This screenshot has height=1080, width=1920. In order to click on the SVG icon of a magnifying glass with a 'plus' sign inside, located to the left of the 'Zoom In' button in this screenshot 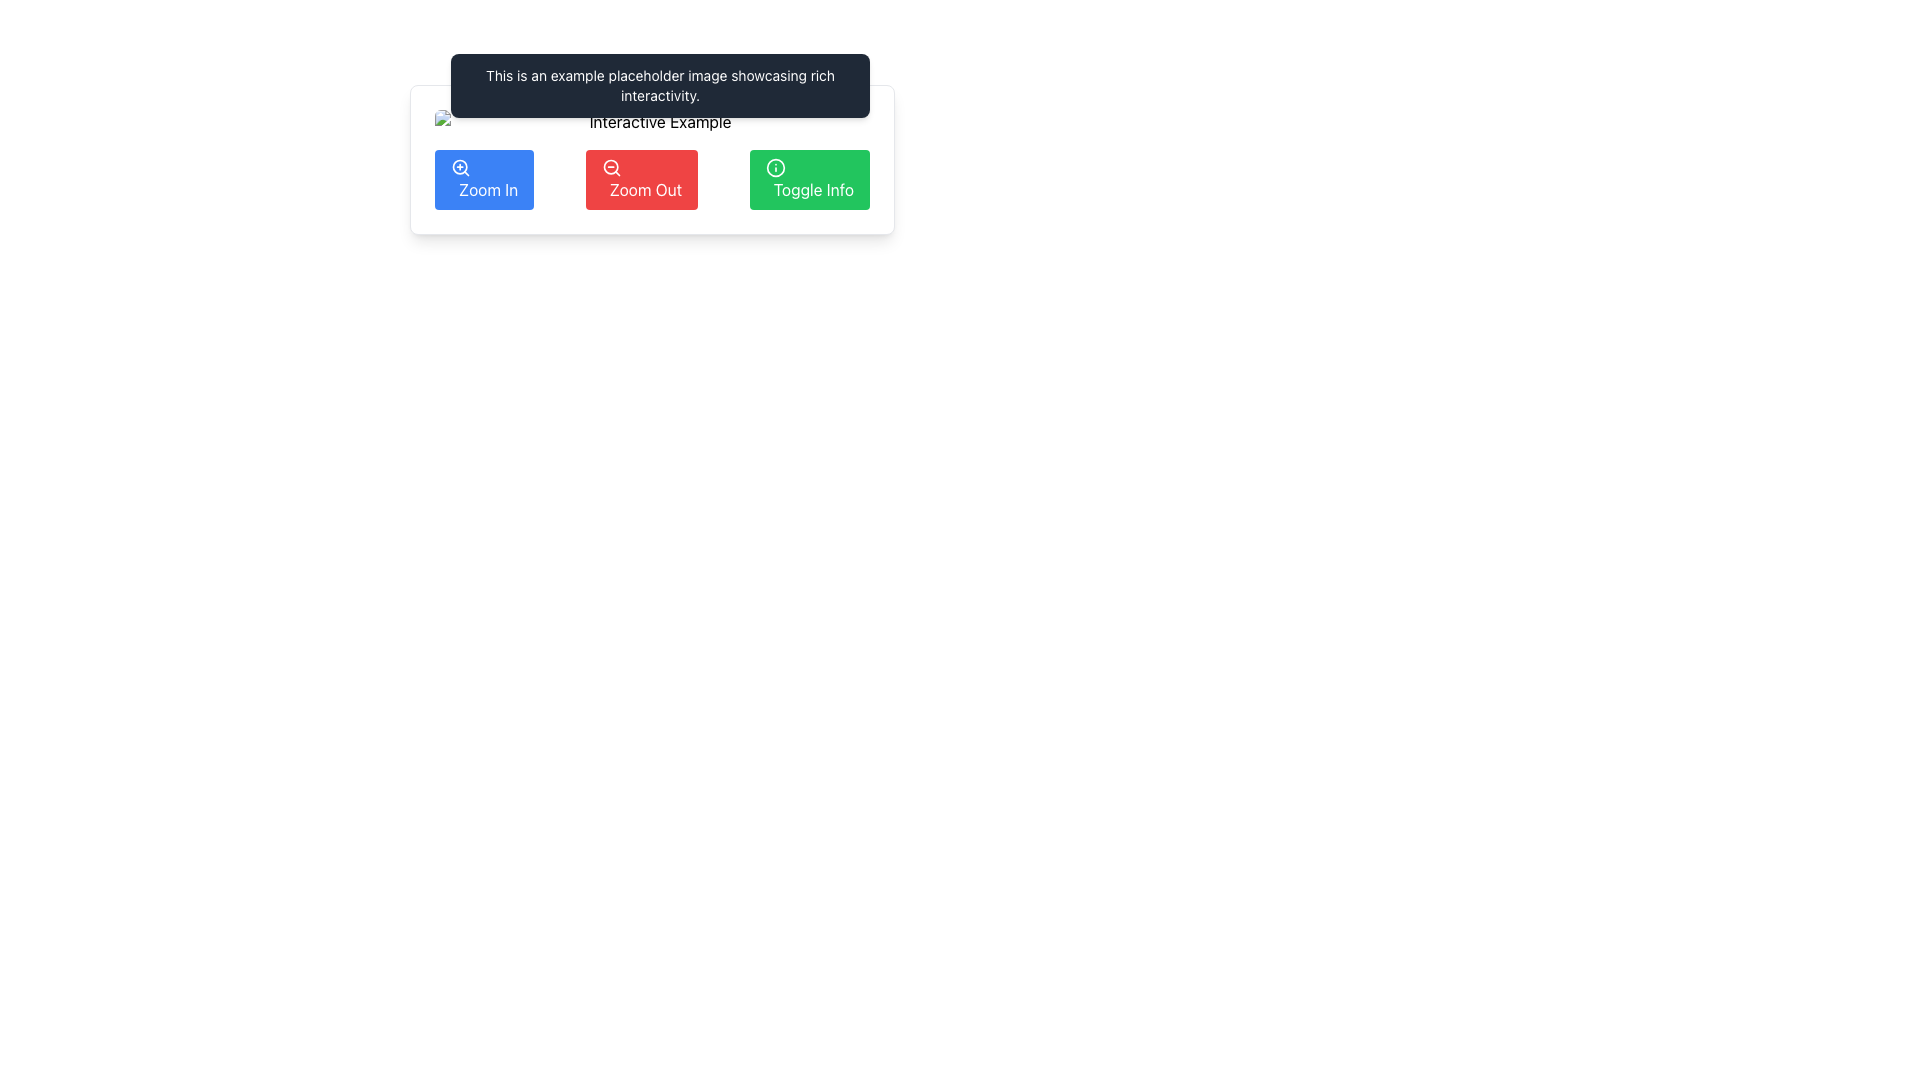, I will do `click(459, 167)`.